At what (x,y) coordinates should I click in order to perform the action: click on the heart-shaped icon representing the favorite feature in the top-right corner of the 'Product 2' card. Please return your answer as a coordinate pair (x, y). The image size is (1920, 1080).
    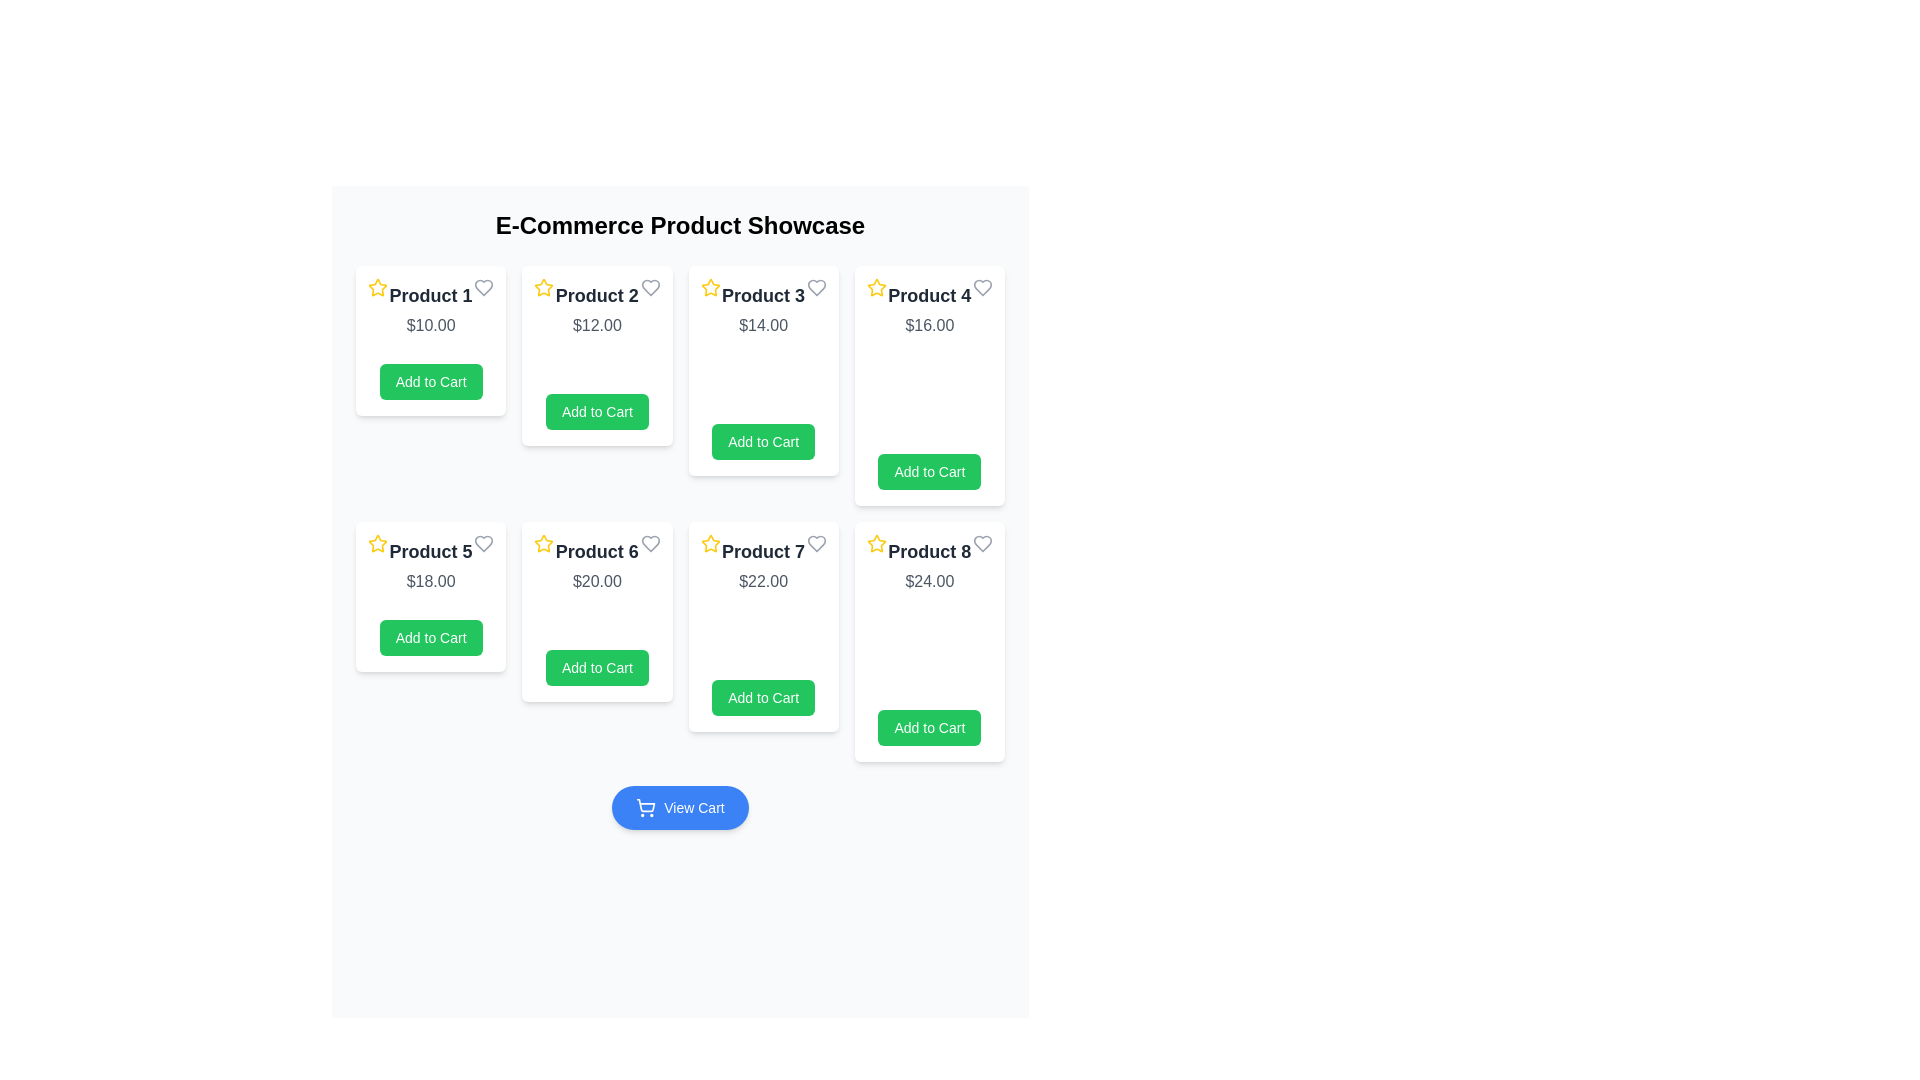
    Looking at the image, I should click on (650, 288).